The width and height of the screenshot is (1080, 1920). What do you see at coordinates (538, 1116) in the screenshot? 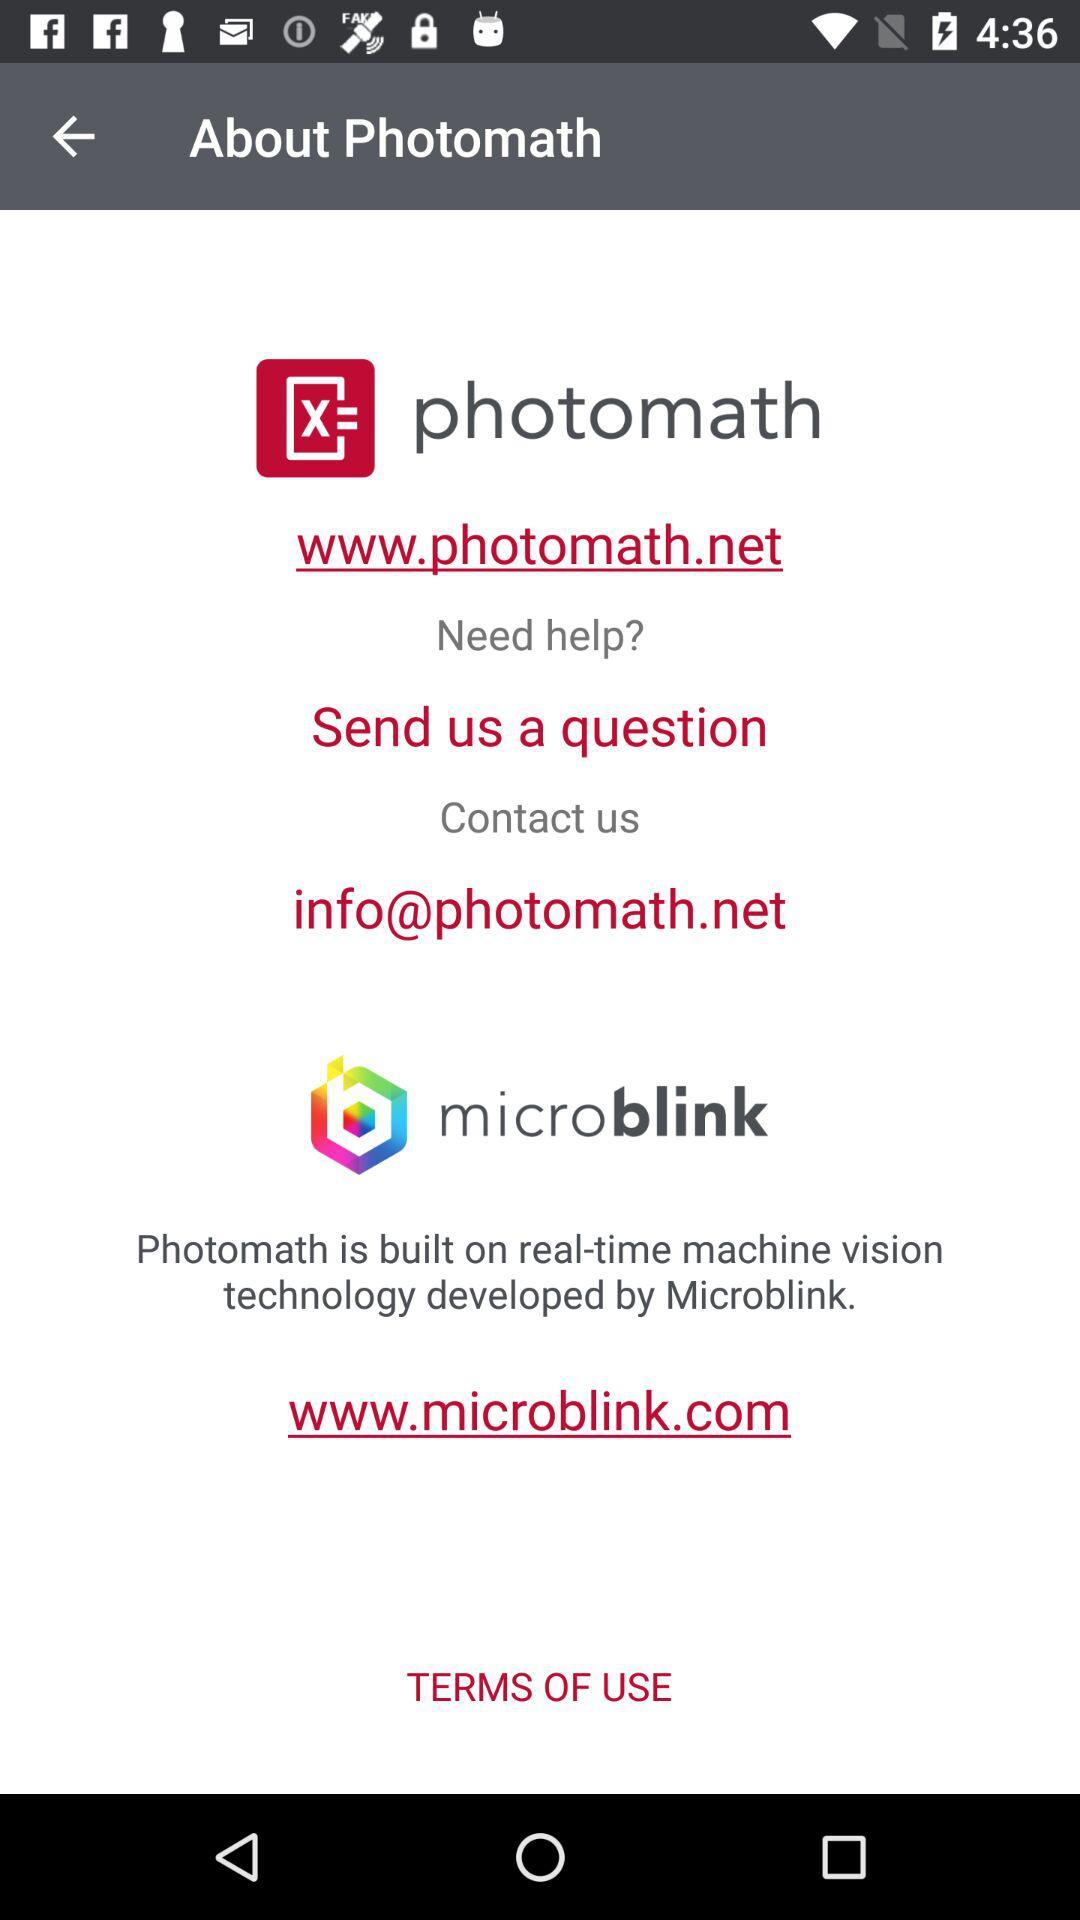
I see `microblink with icon` at bounding box center [538, 1116].